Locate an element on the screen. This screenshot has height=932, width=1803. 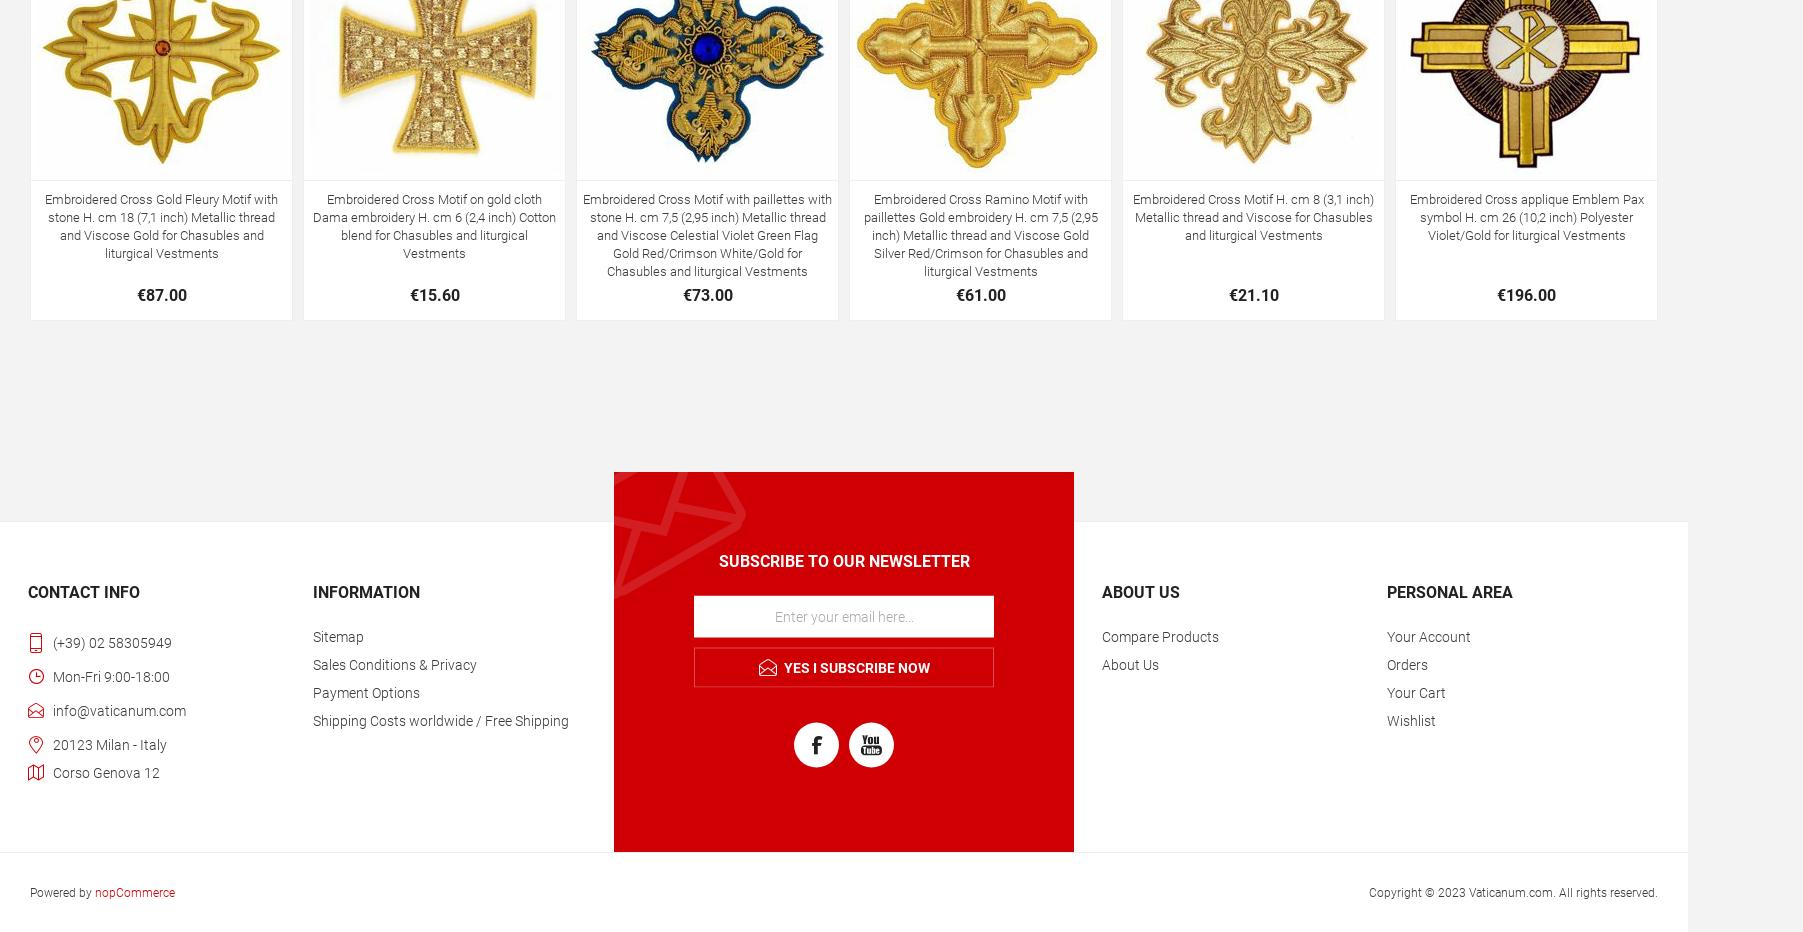
'Embroidered Cross Ramino Motif with paillettes Gold embroidery H. cm 7,5 (2,95 inch) Metallic thread and Viscose Gold Silver Red/Crimson for Chasubles and liturgical Vestments' is located at coordinates (861, 233).